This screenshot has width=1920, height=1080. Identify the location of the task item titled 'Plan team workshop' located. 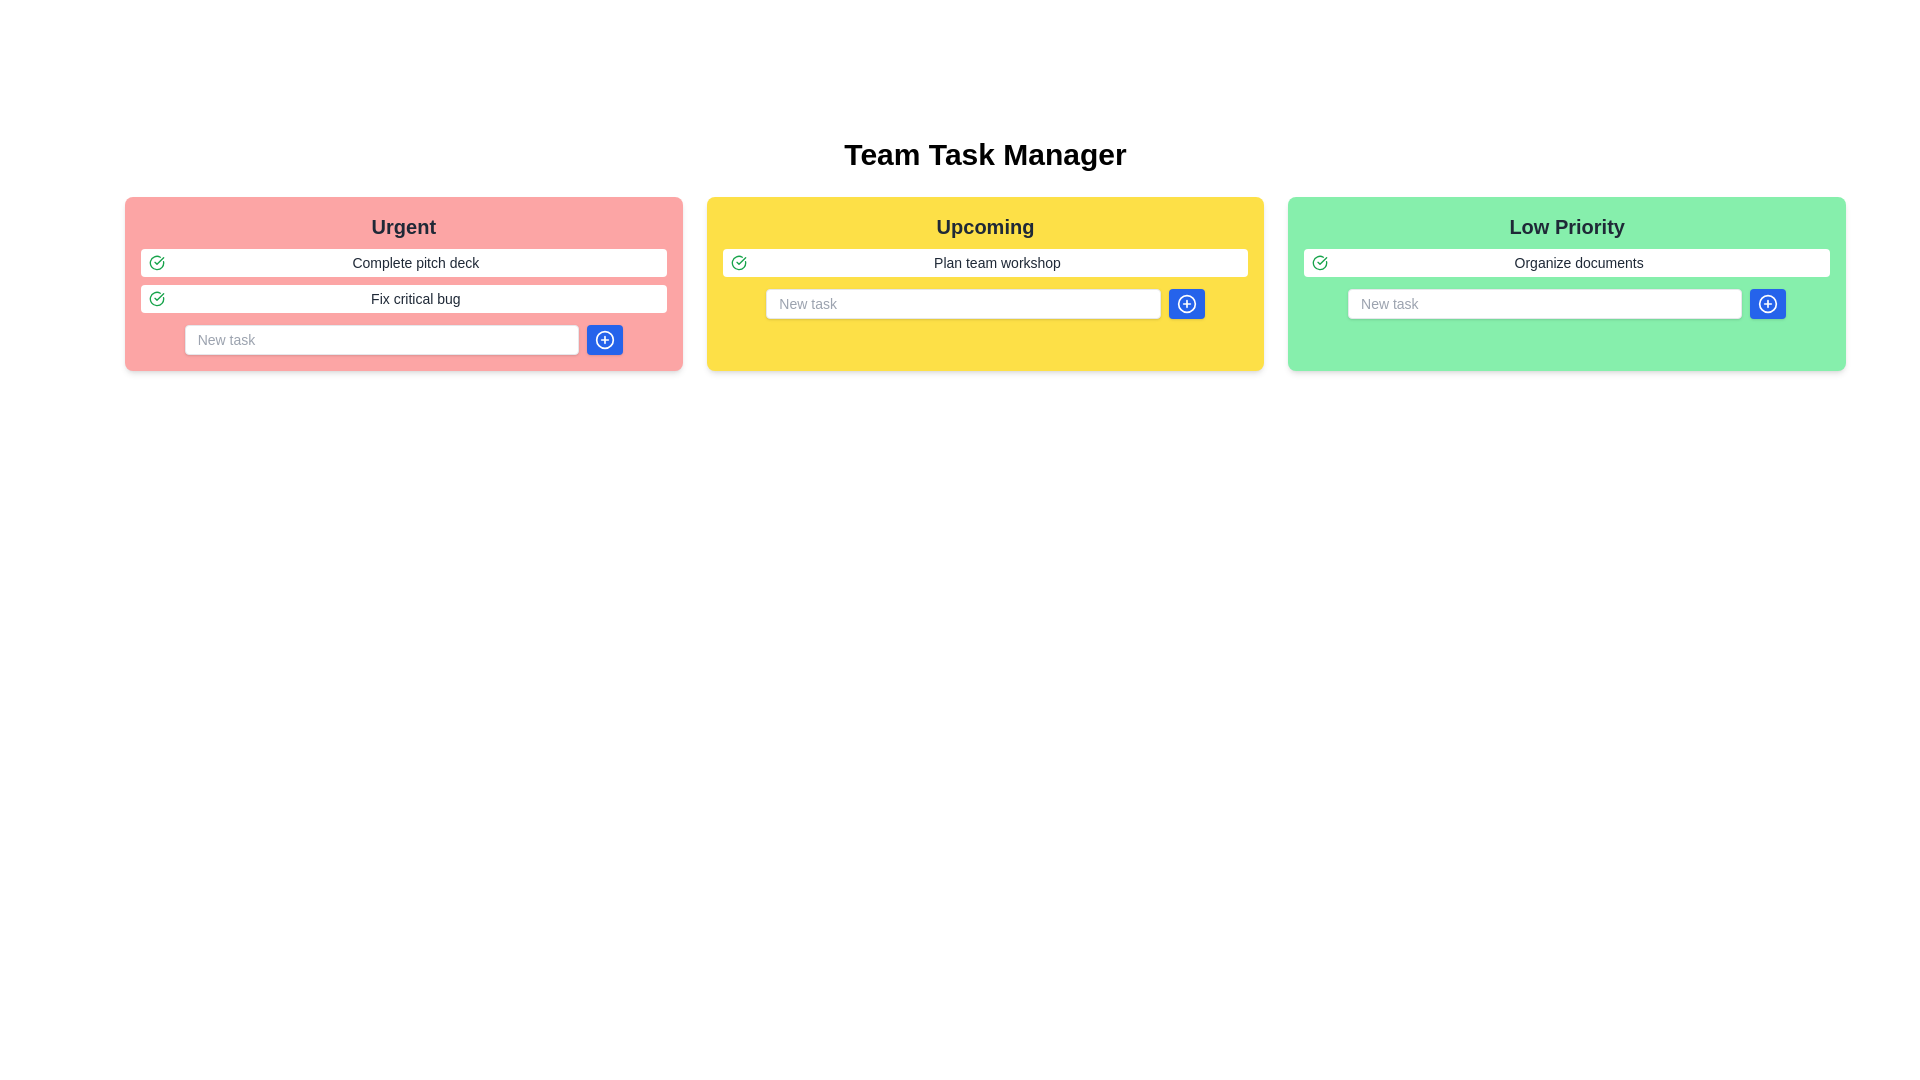
(985, 261).